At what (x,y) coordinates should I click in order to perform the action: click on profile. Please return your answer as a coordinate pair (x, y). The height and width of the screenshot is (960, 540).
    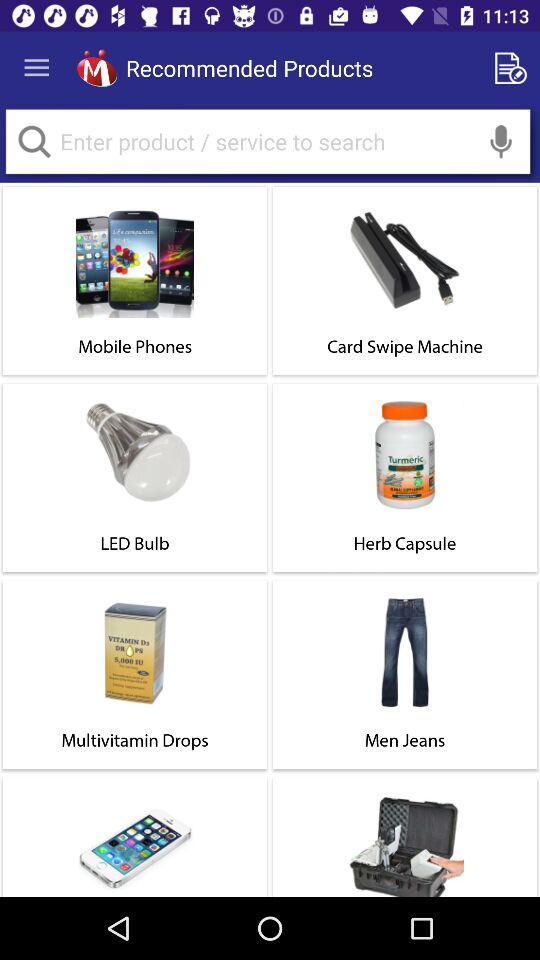
    Looking at the image, I should click on (96, 68).